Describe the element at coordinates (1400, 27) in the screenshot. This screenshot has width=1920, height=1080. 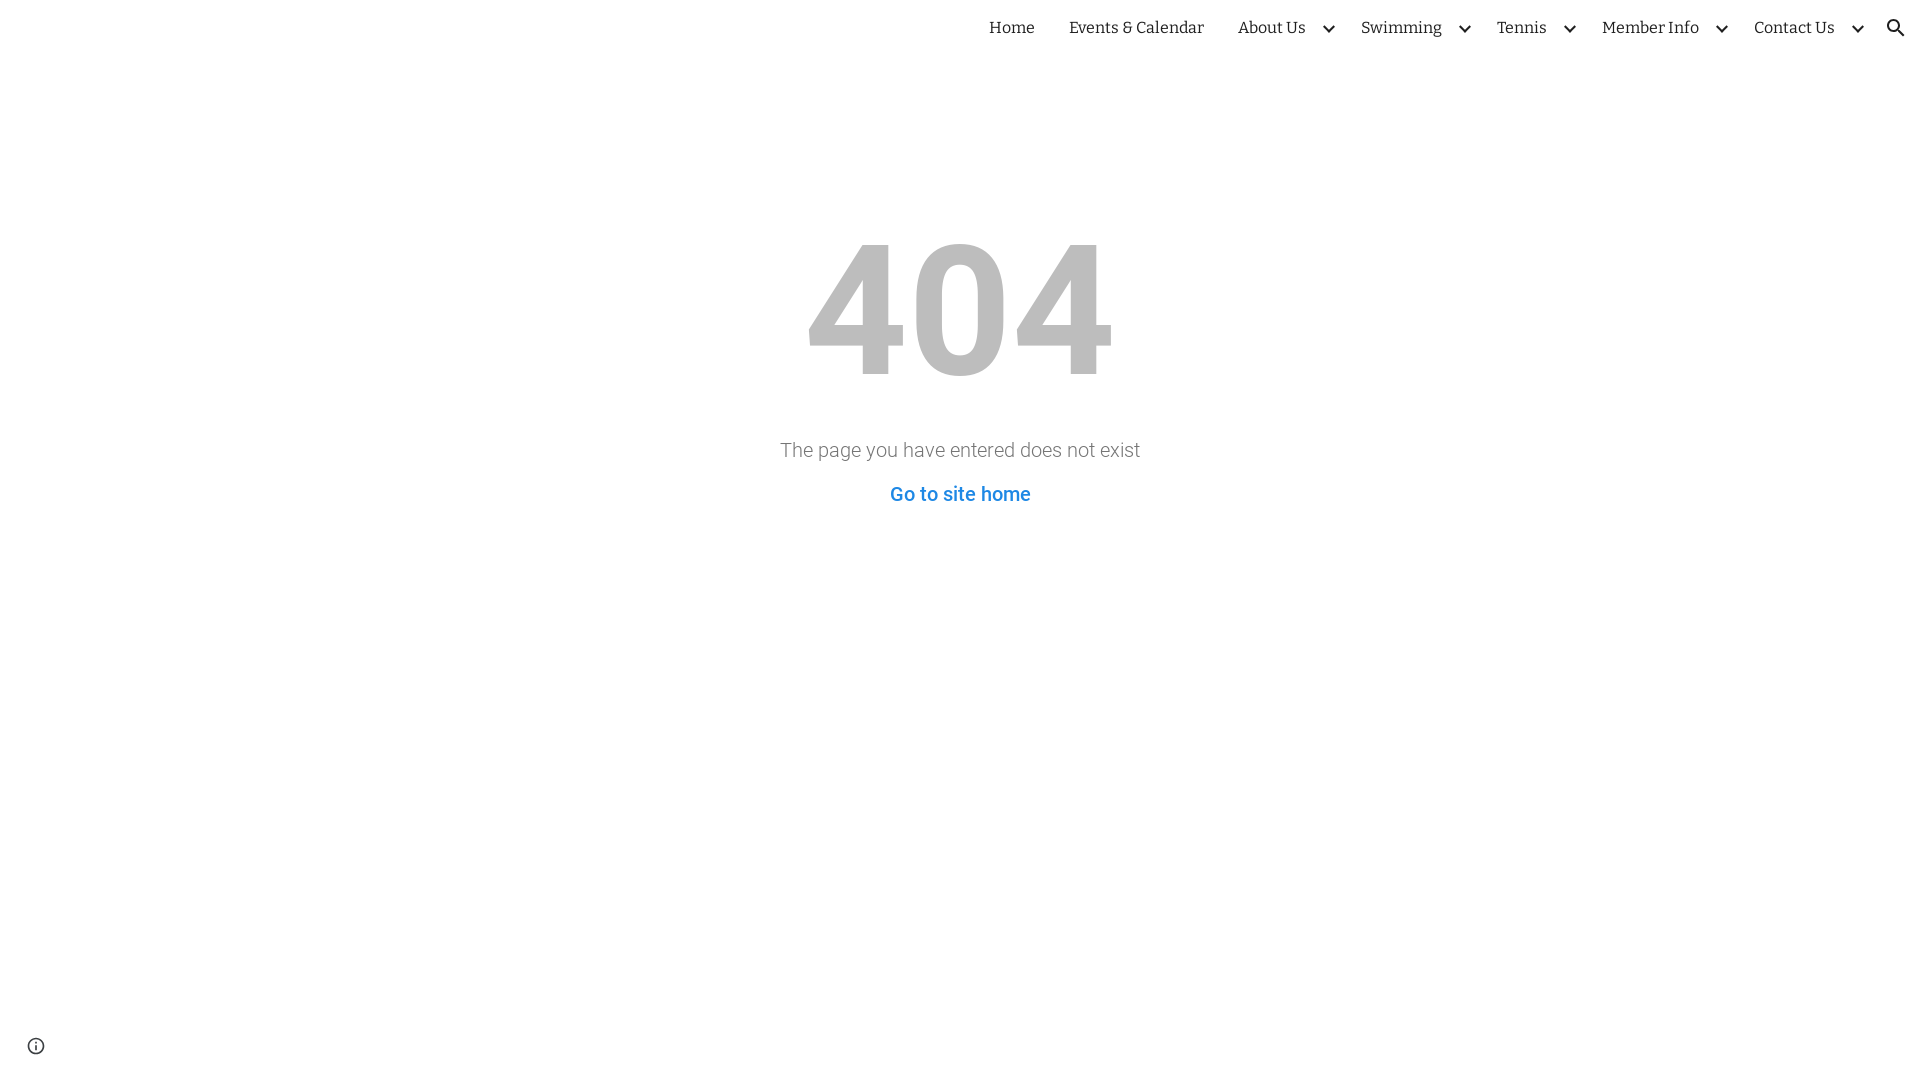
I see `'Swimming'` at that location.